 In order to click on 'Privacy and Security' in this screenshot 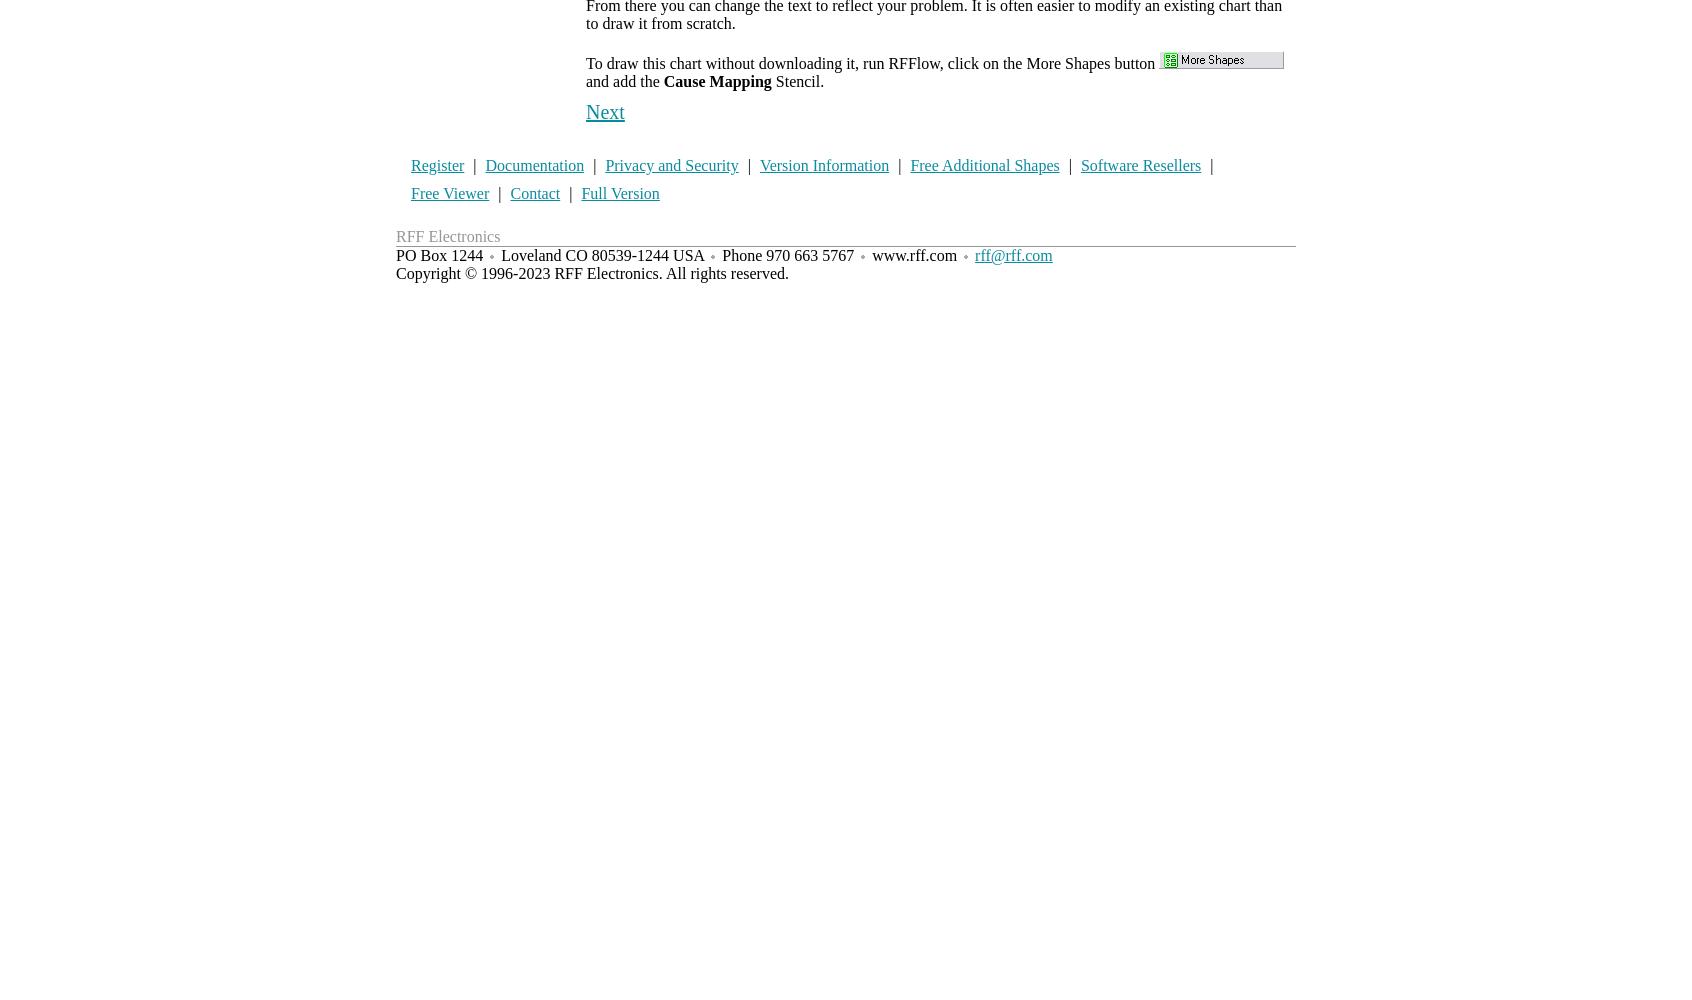, I will do `click(604, 165)`.